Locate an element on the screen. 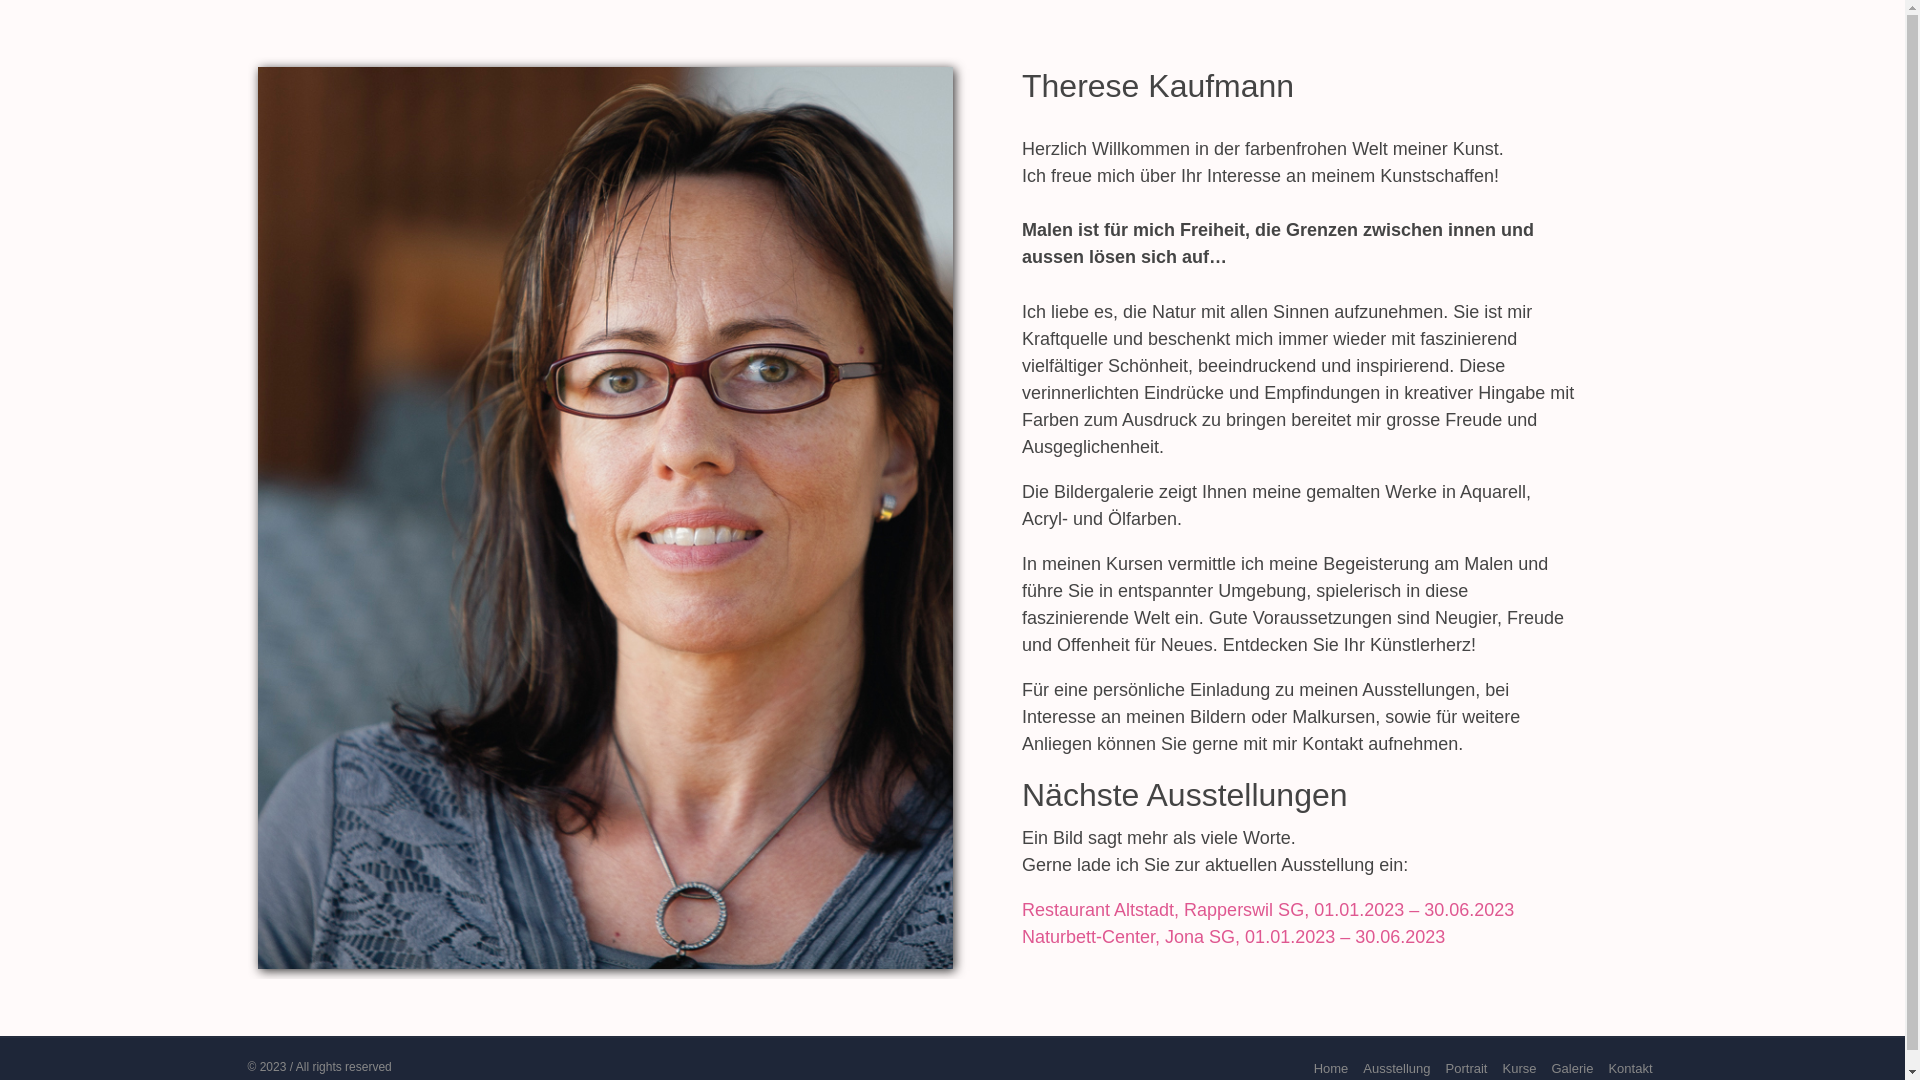 This screenshot has width=1920, height=1080. 'Home' is located at coordinates (1331, 1067).